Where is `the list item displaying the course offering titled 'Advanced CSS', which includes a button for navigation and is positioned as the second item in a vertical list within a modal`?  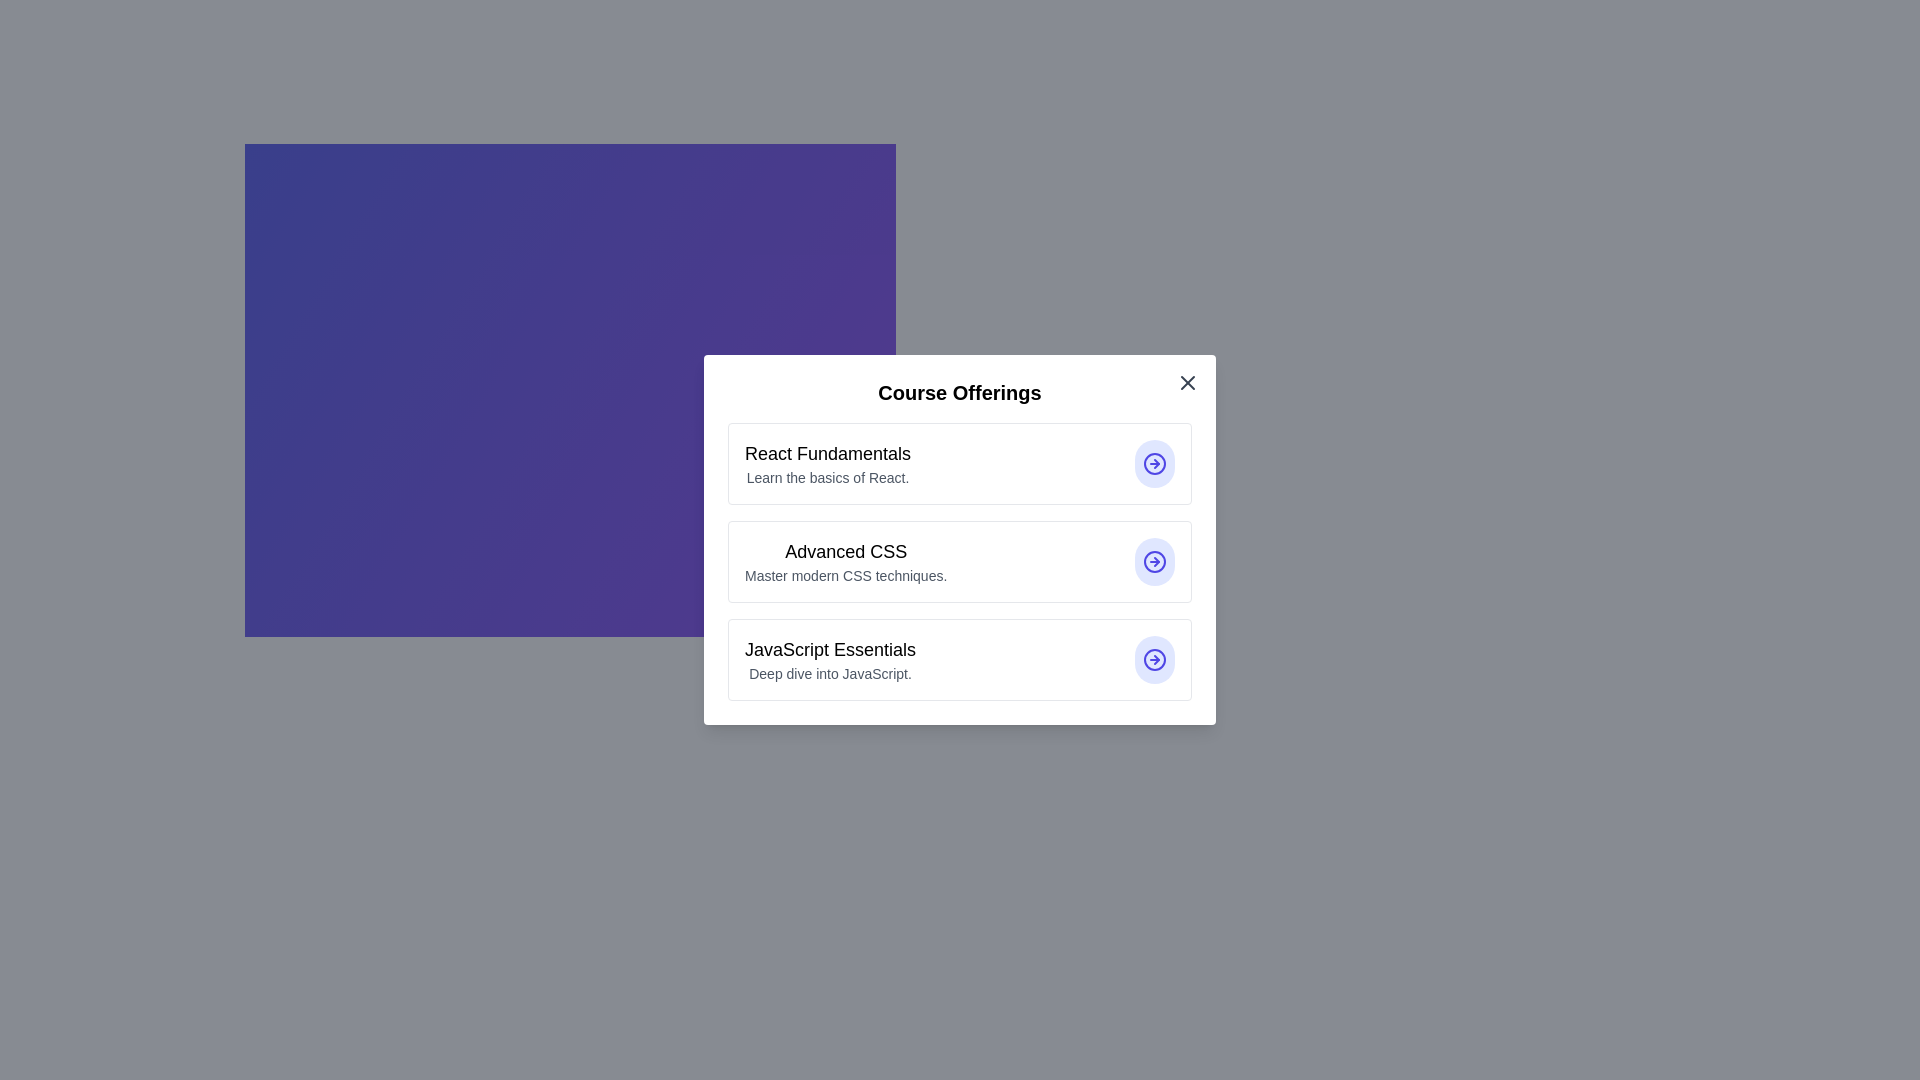 the list item displaying the course offering titled 'Advanced CSS', which includes a button for navigation and is positioned as the second item in a vertical list within a modal is located at coordinates (960, 540).